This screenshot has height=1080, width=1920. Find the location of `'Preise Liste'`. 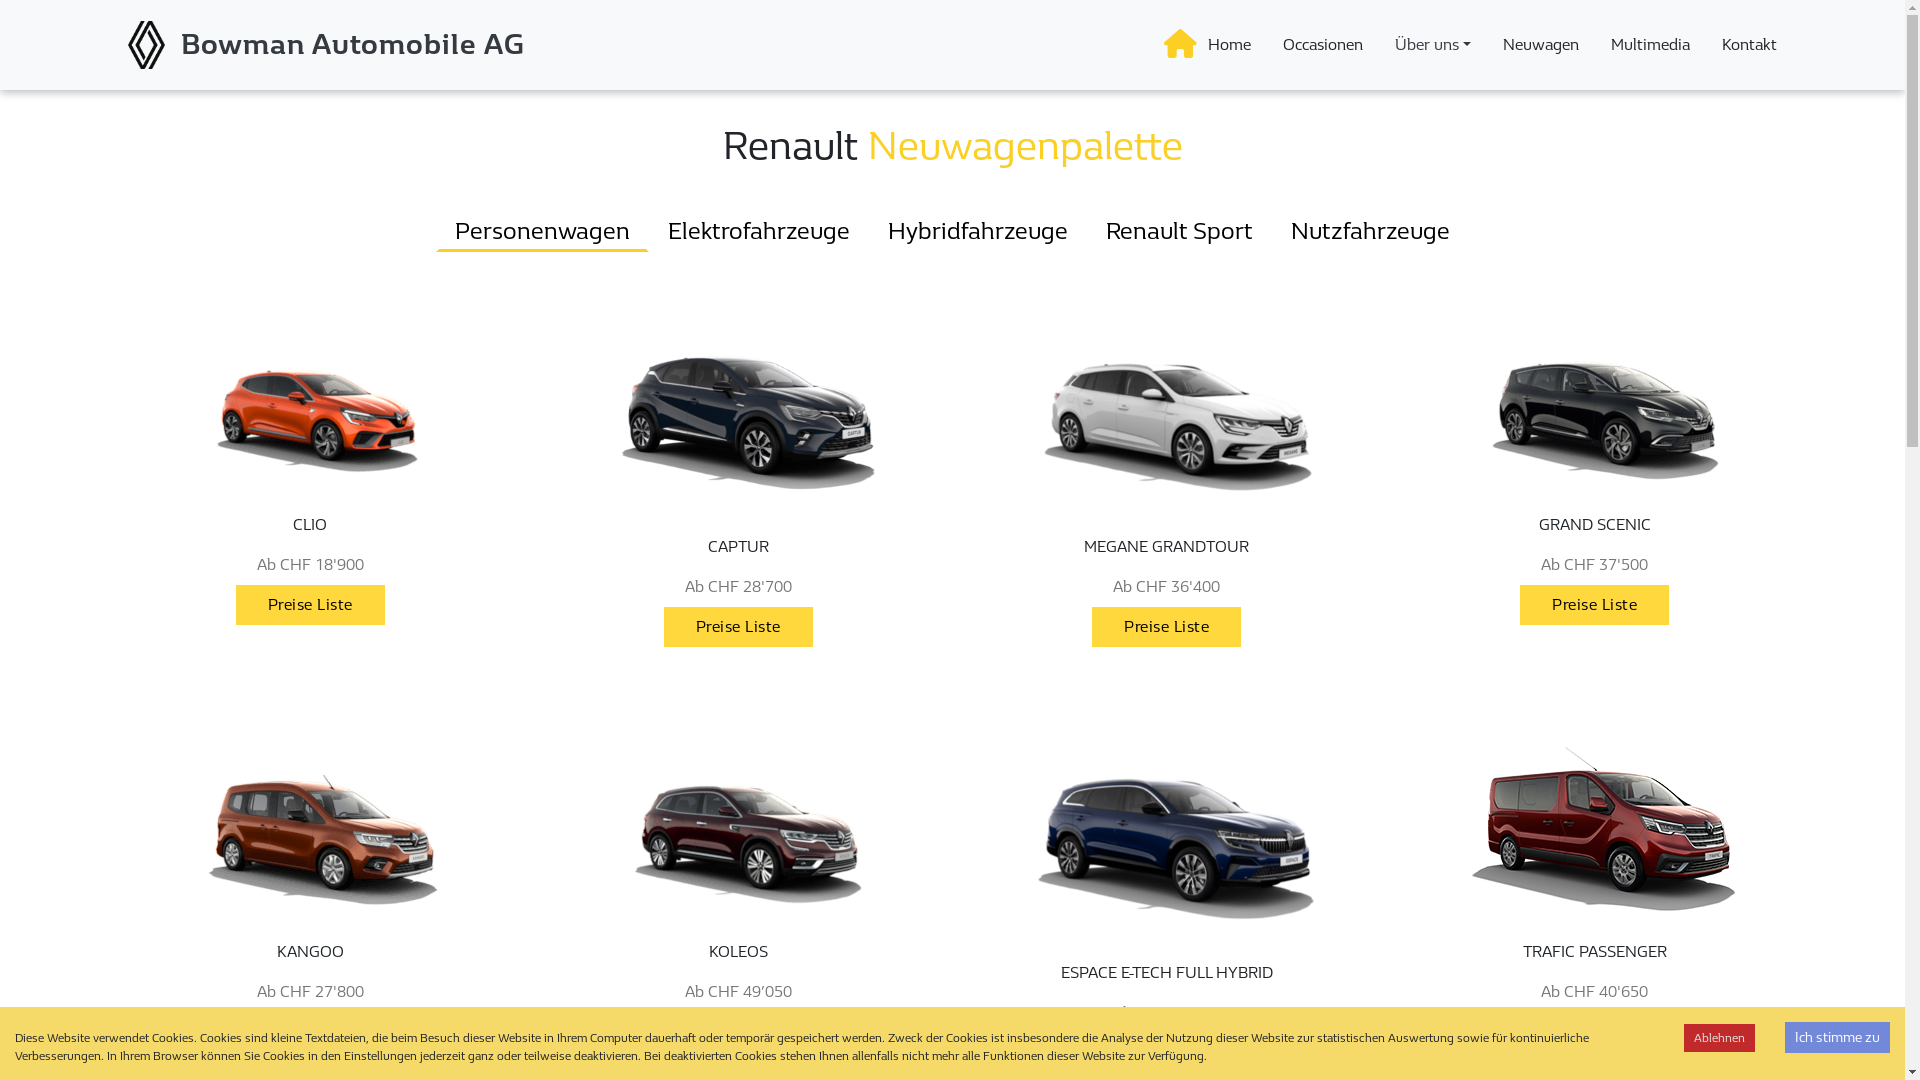

'Preise Liste' is located at coordinates (1593, 1032).